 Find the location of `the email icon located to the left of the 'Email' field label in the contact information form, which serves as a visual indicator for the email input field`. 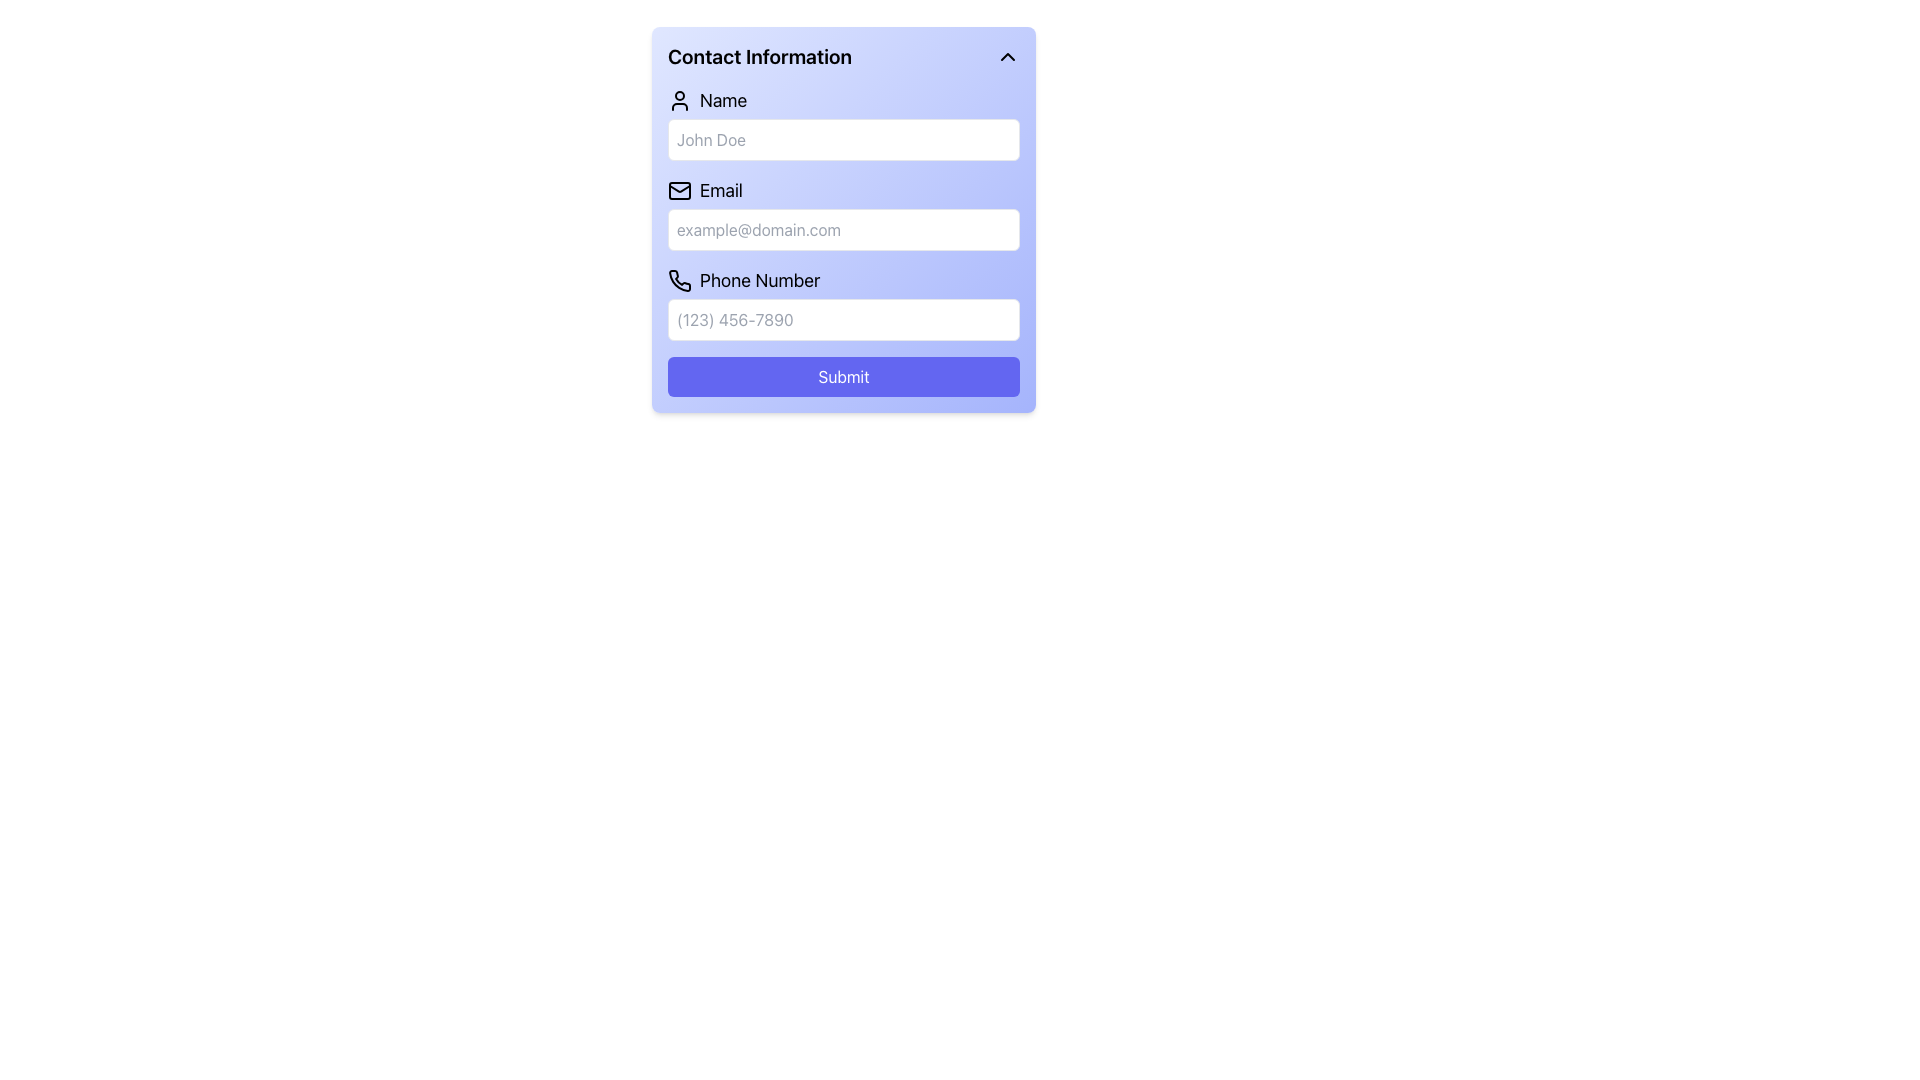

the email icon located to the left of the 'Email' field label in the contact information form, which serves as a visual indicator for the email input field is located at coordinates (680, 191).